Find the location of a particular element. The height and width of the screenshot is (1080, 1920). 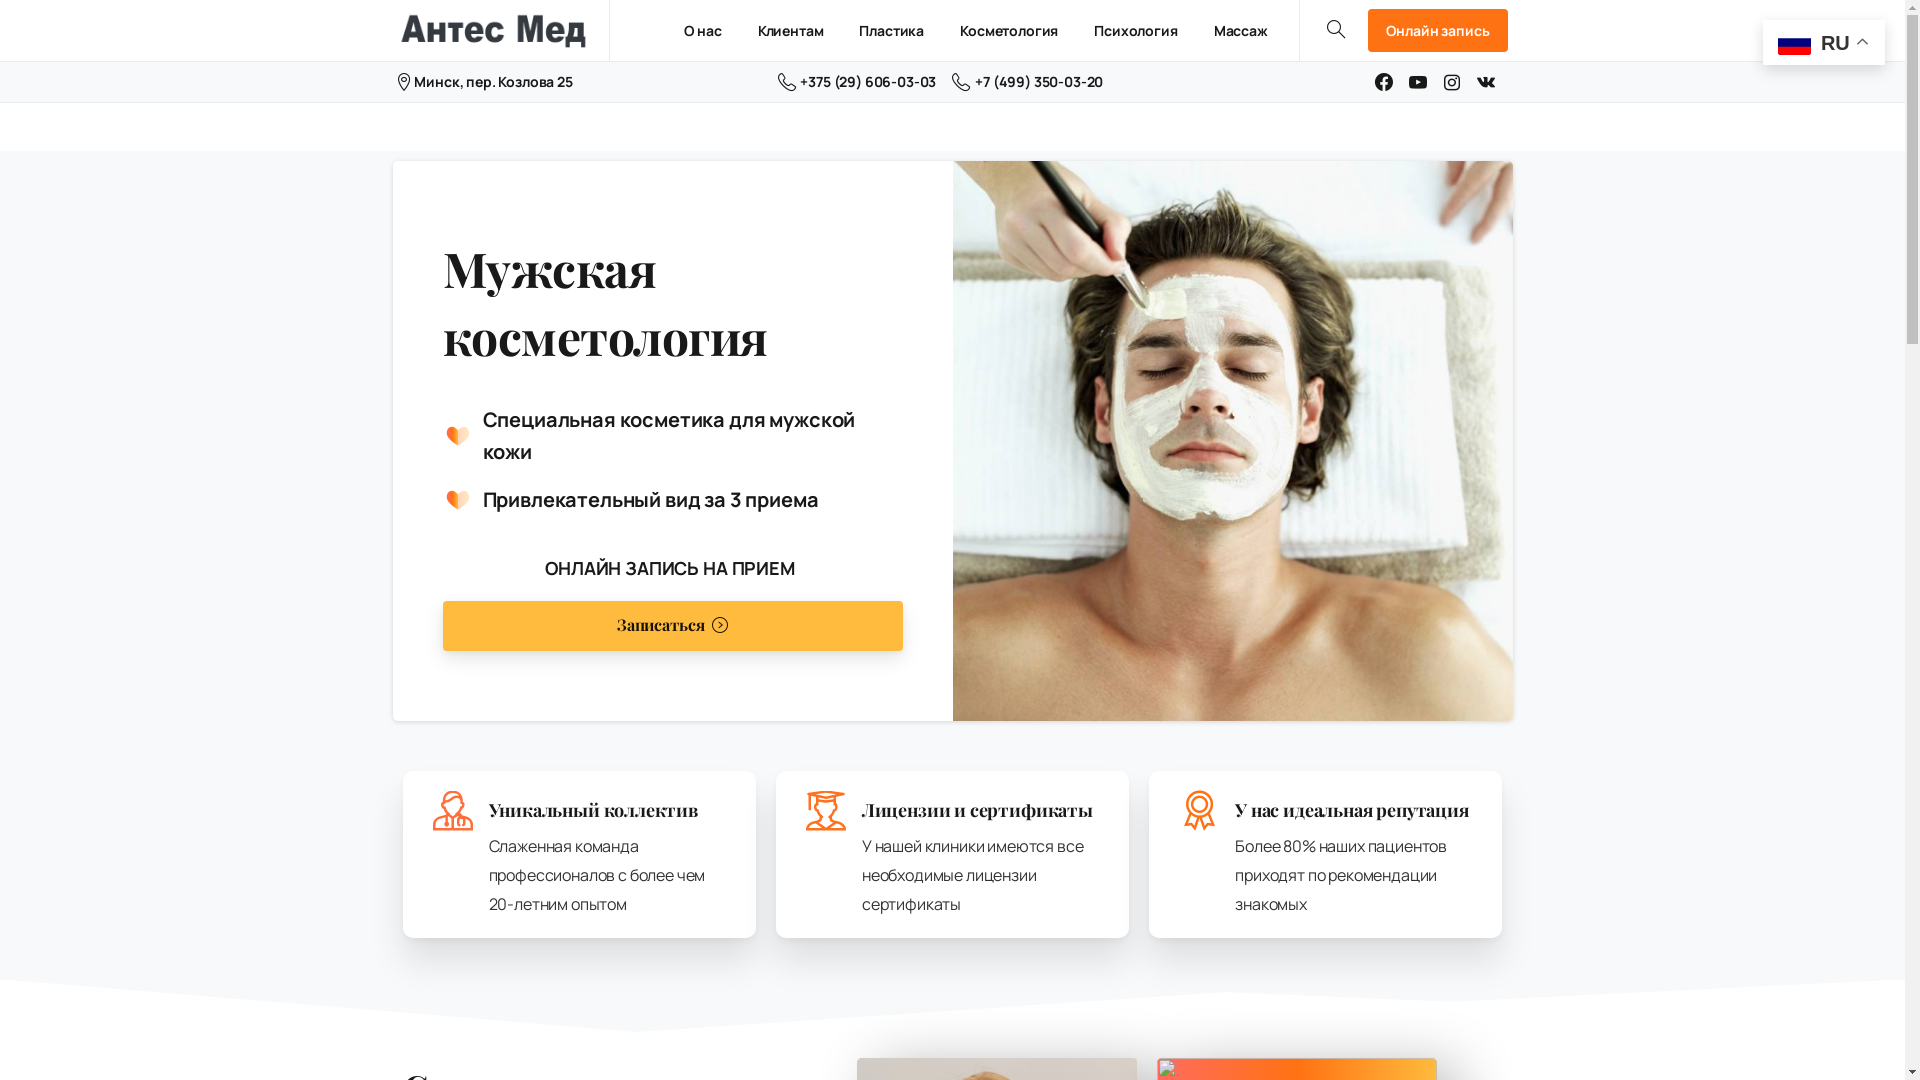

'Facebook' is located at coordinates (1382, 80).